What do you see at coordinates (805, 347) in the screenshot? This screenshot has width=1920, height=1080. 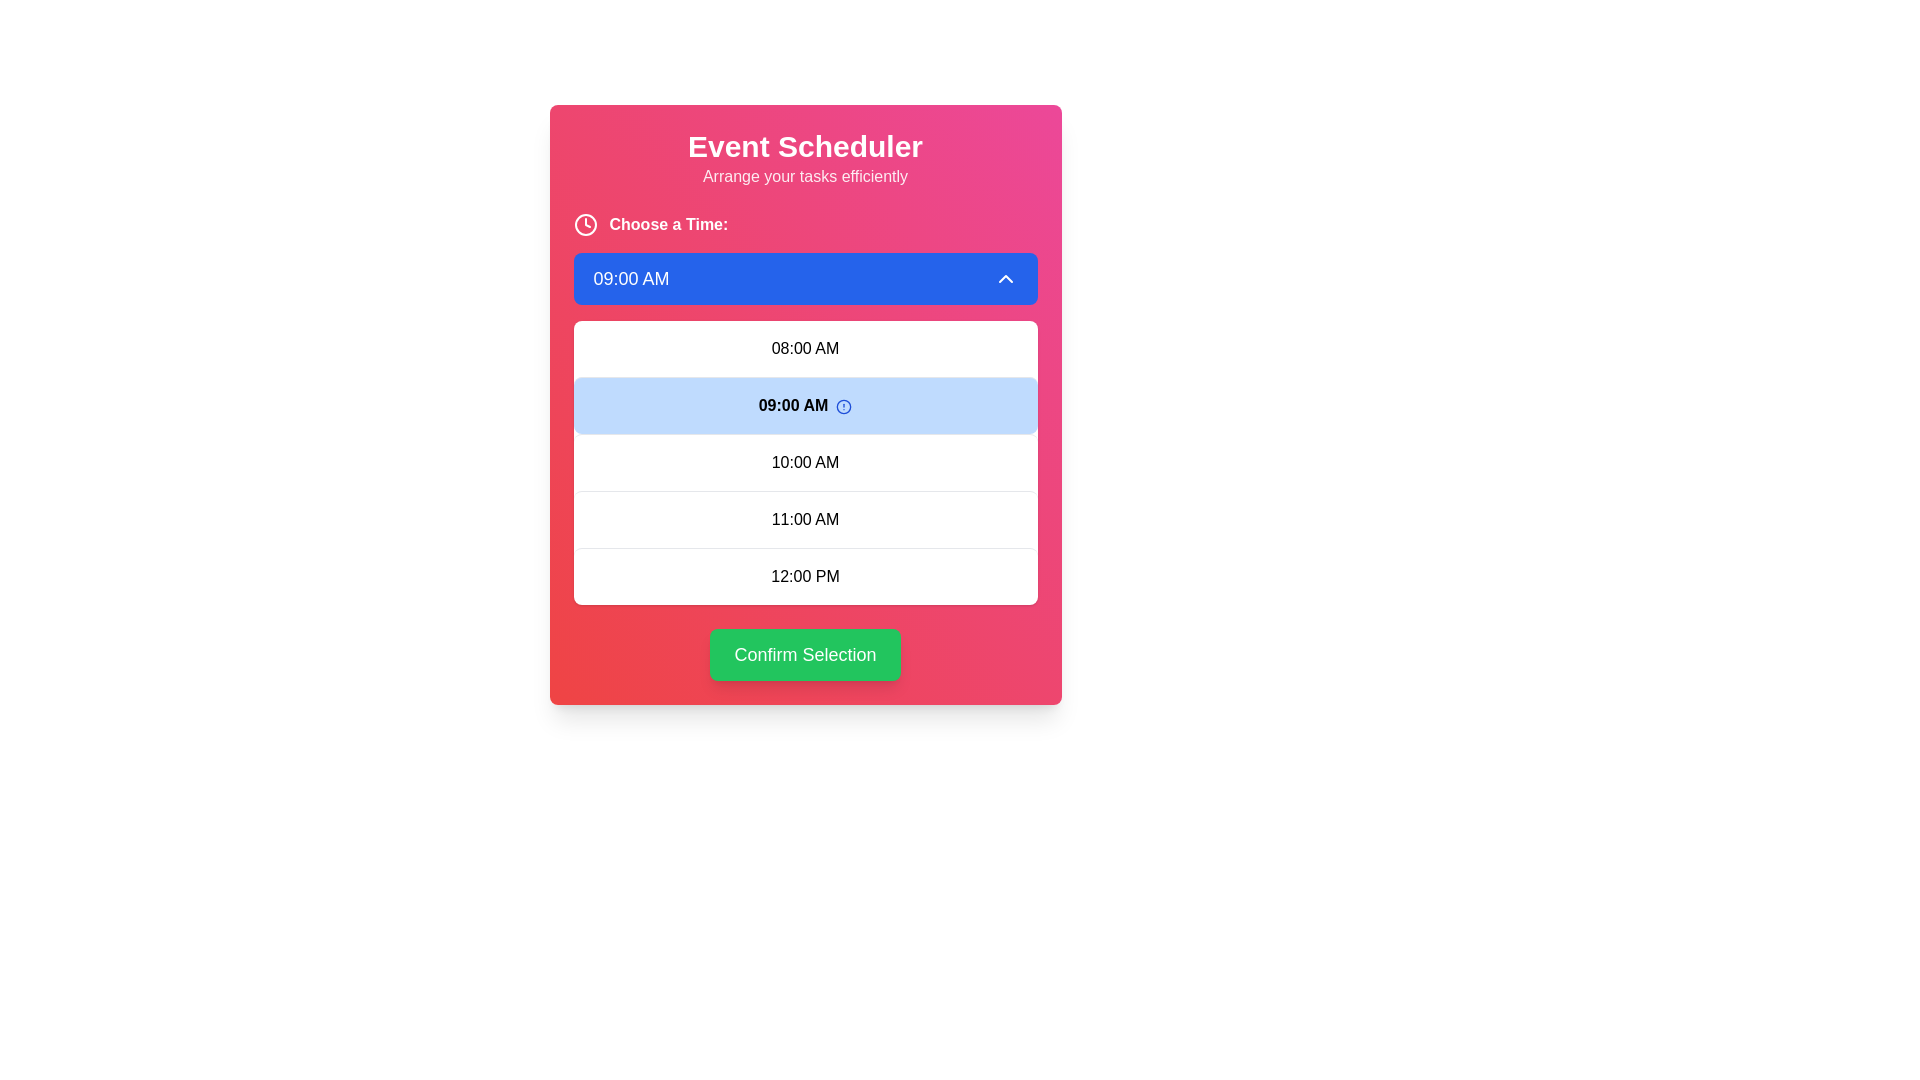 I see `the list item displaying '08:00 AM' to trigger the hover effect, which highlights it in blue` at bounding box center [805, 347].